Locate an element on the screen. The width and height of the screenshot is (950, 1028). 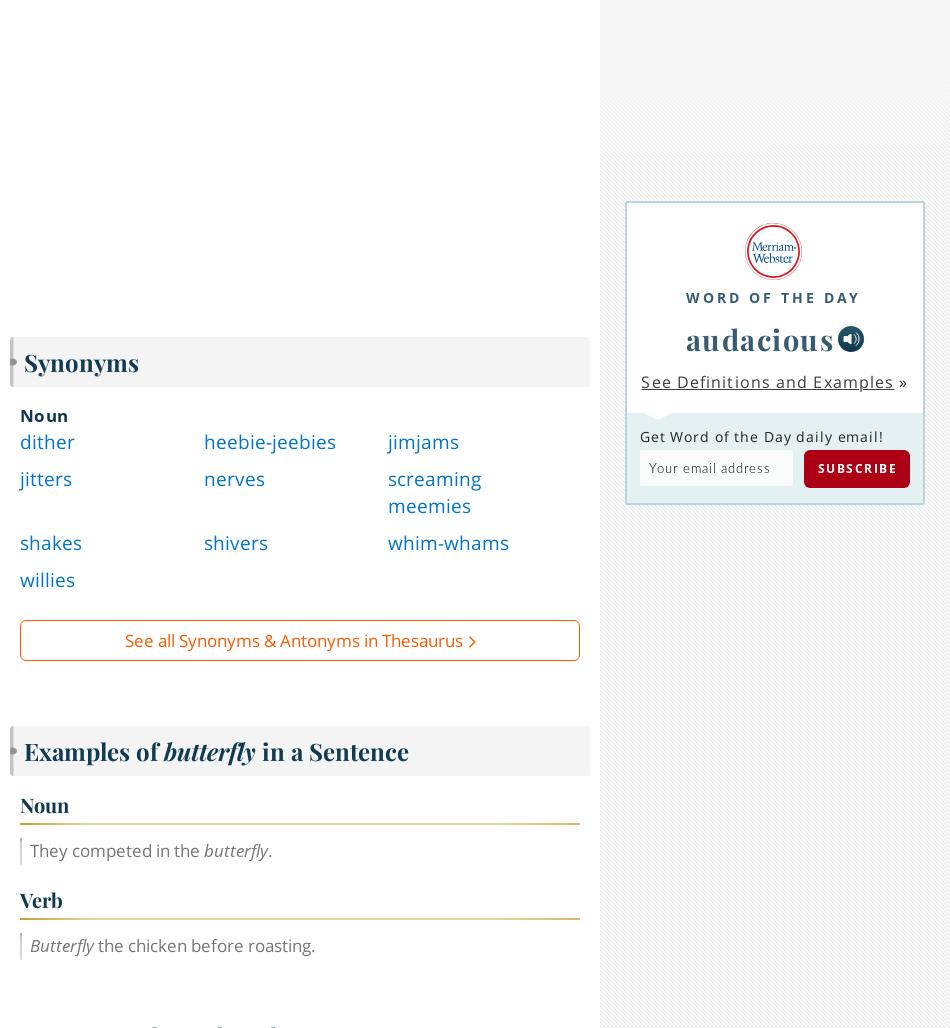
'Help' is located at coordinates (156, 1002).